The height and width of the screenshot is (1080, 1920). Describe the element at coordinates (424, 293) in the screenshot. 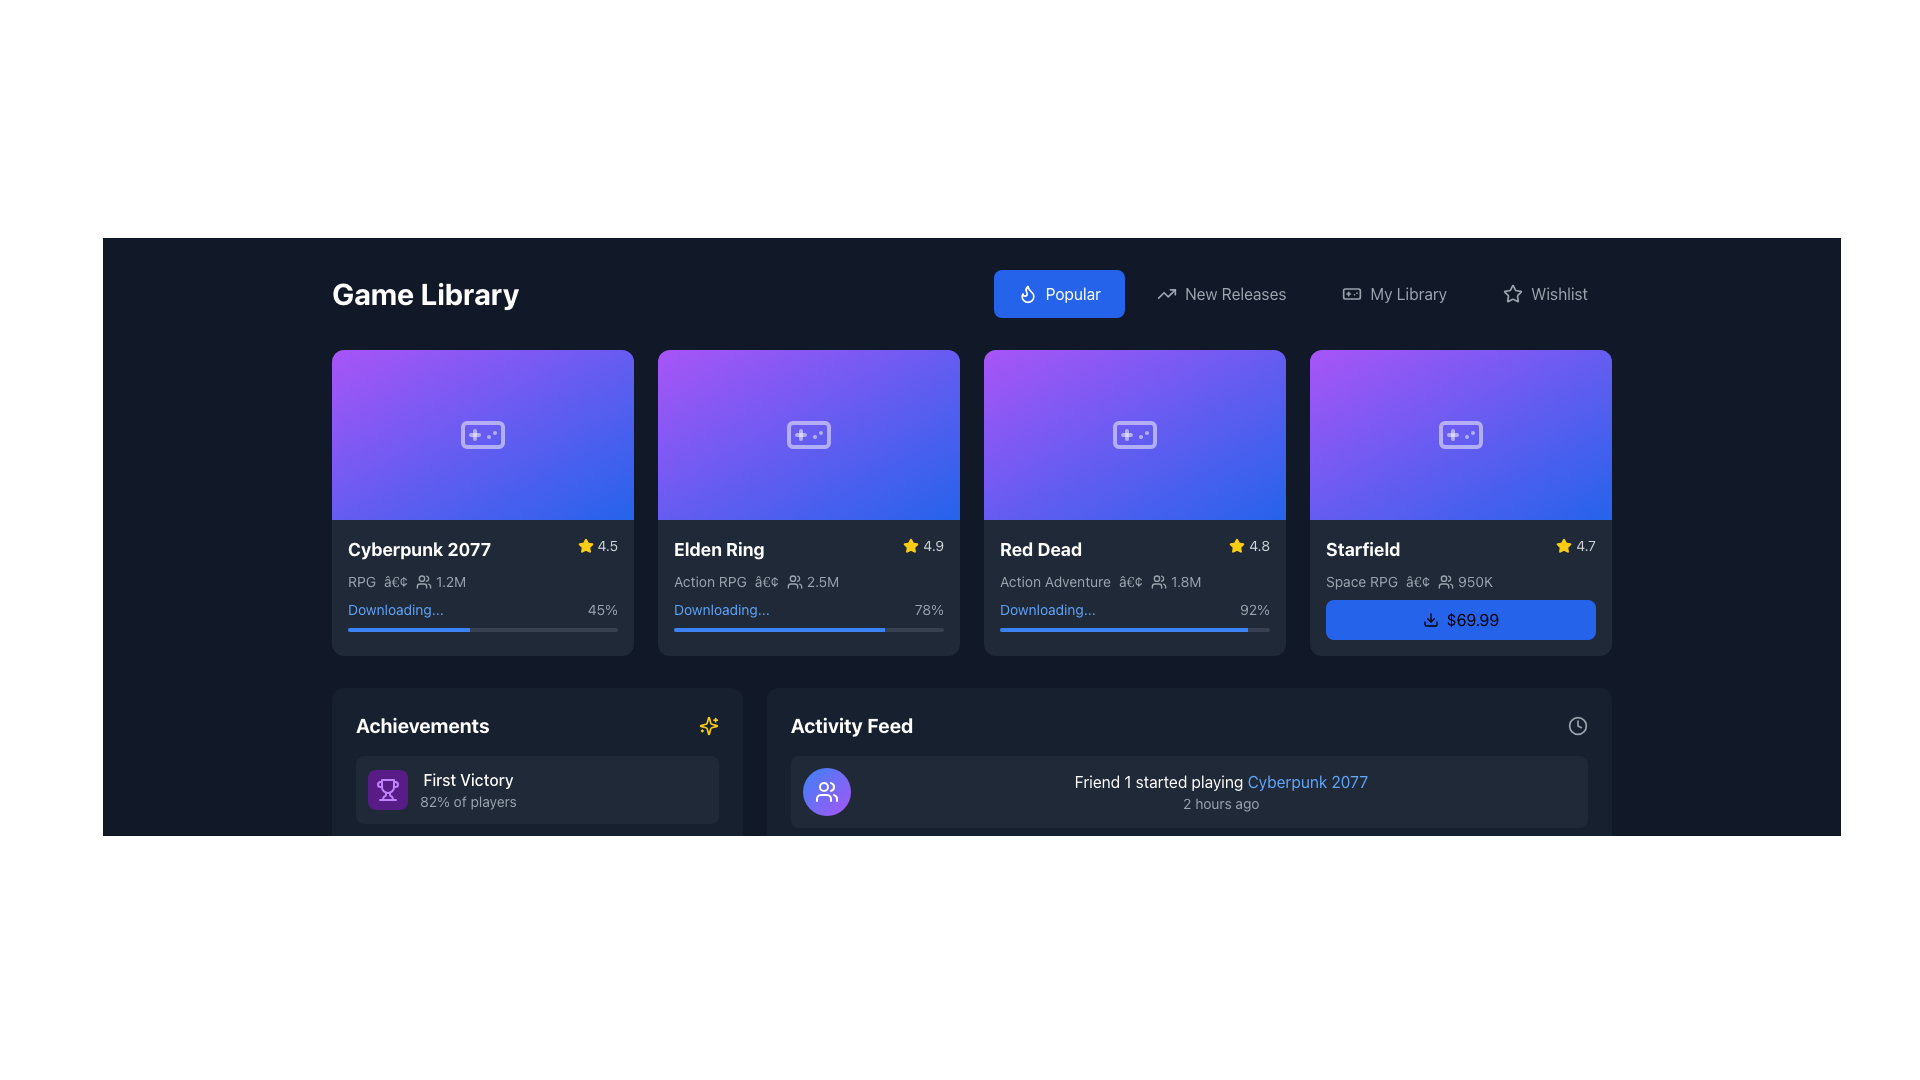

I see `the Header text label located at the top-left side of the navigation bar, which indicates the current section of the interface` at that location.